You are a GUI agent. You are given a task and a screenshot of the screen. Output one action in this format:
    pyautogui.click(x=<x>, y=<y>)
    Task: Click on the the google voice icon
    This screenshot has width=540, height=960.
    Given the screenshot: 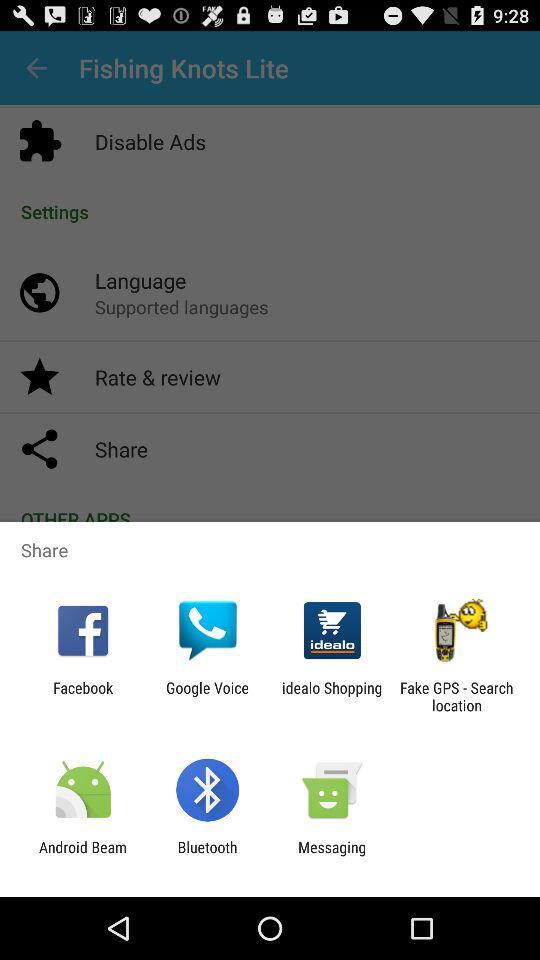 What is the action you would take?
    pyautogui.click(x=206, y=696)
    